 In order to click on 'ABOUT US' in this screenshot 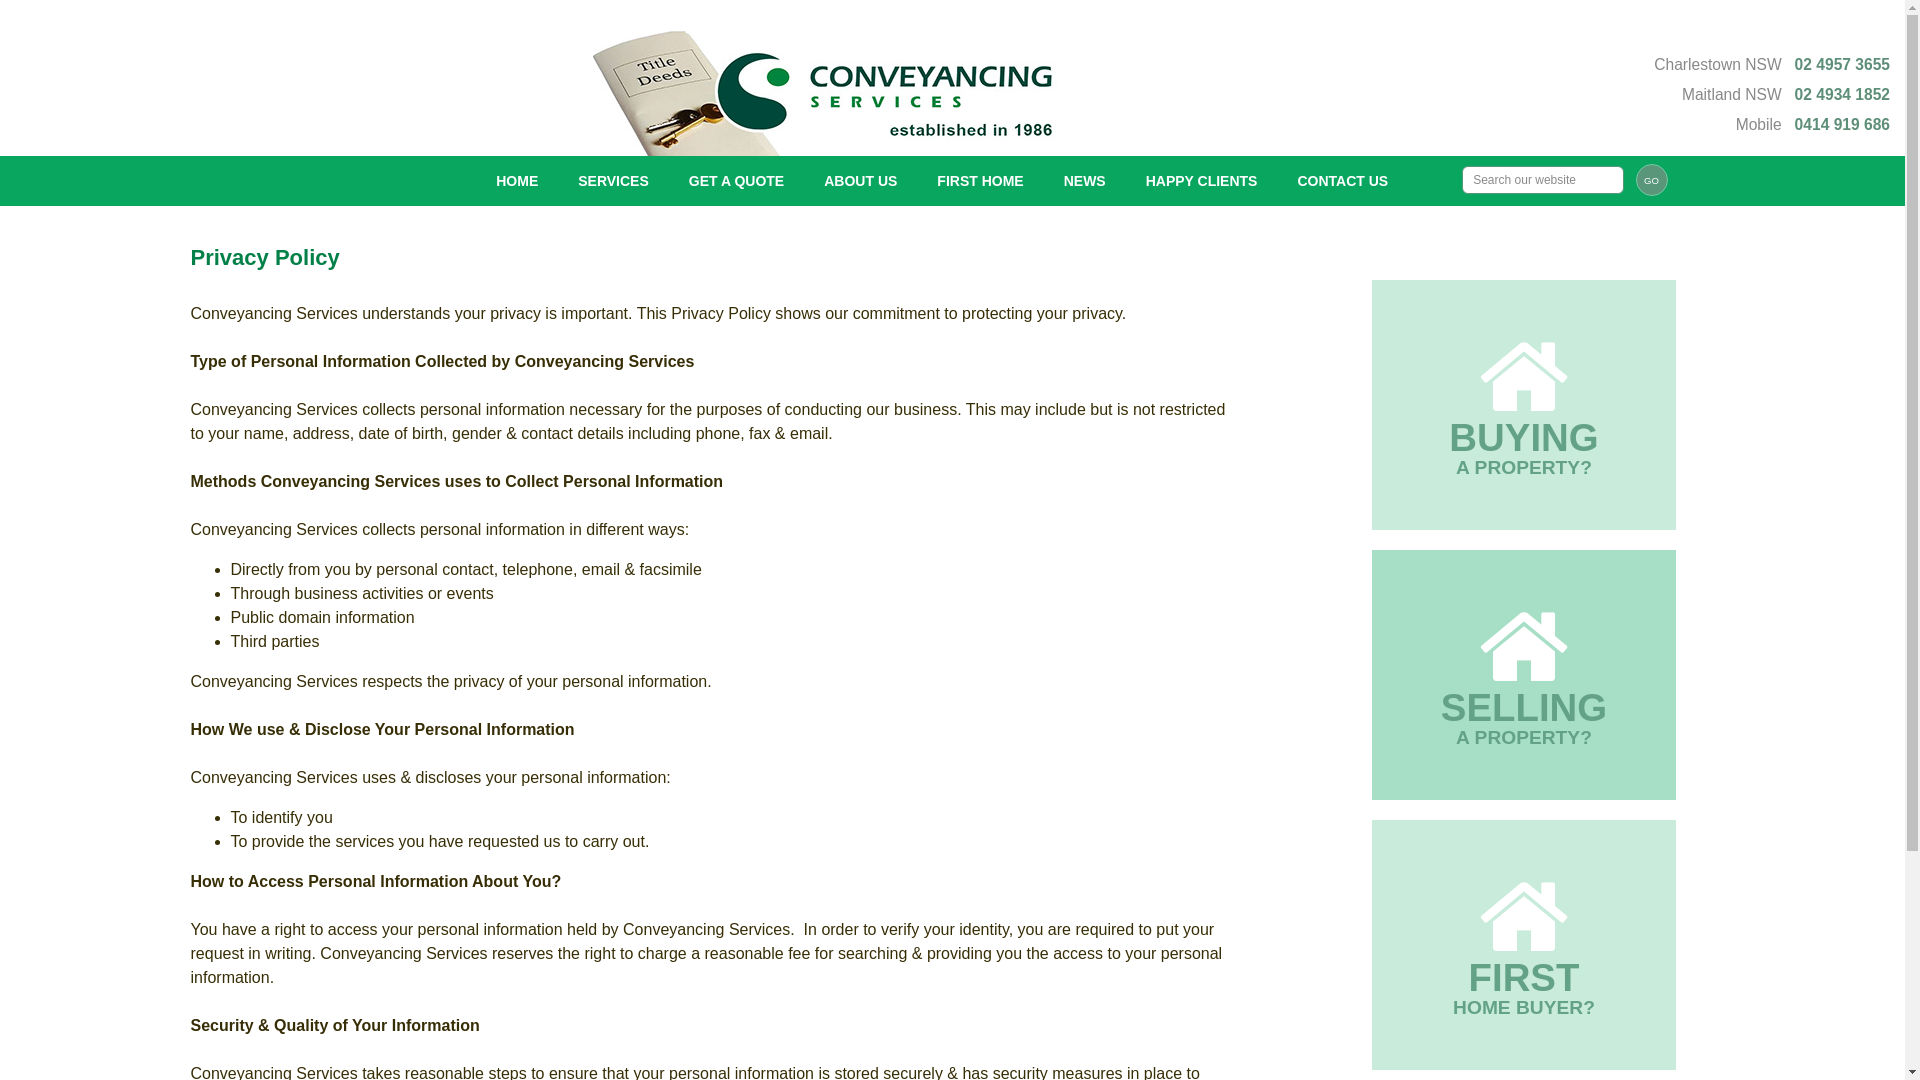, I will do `click(860, 181)`.